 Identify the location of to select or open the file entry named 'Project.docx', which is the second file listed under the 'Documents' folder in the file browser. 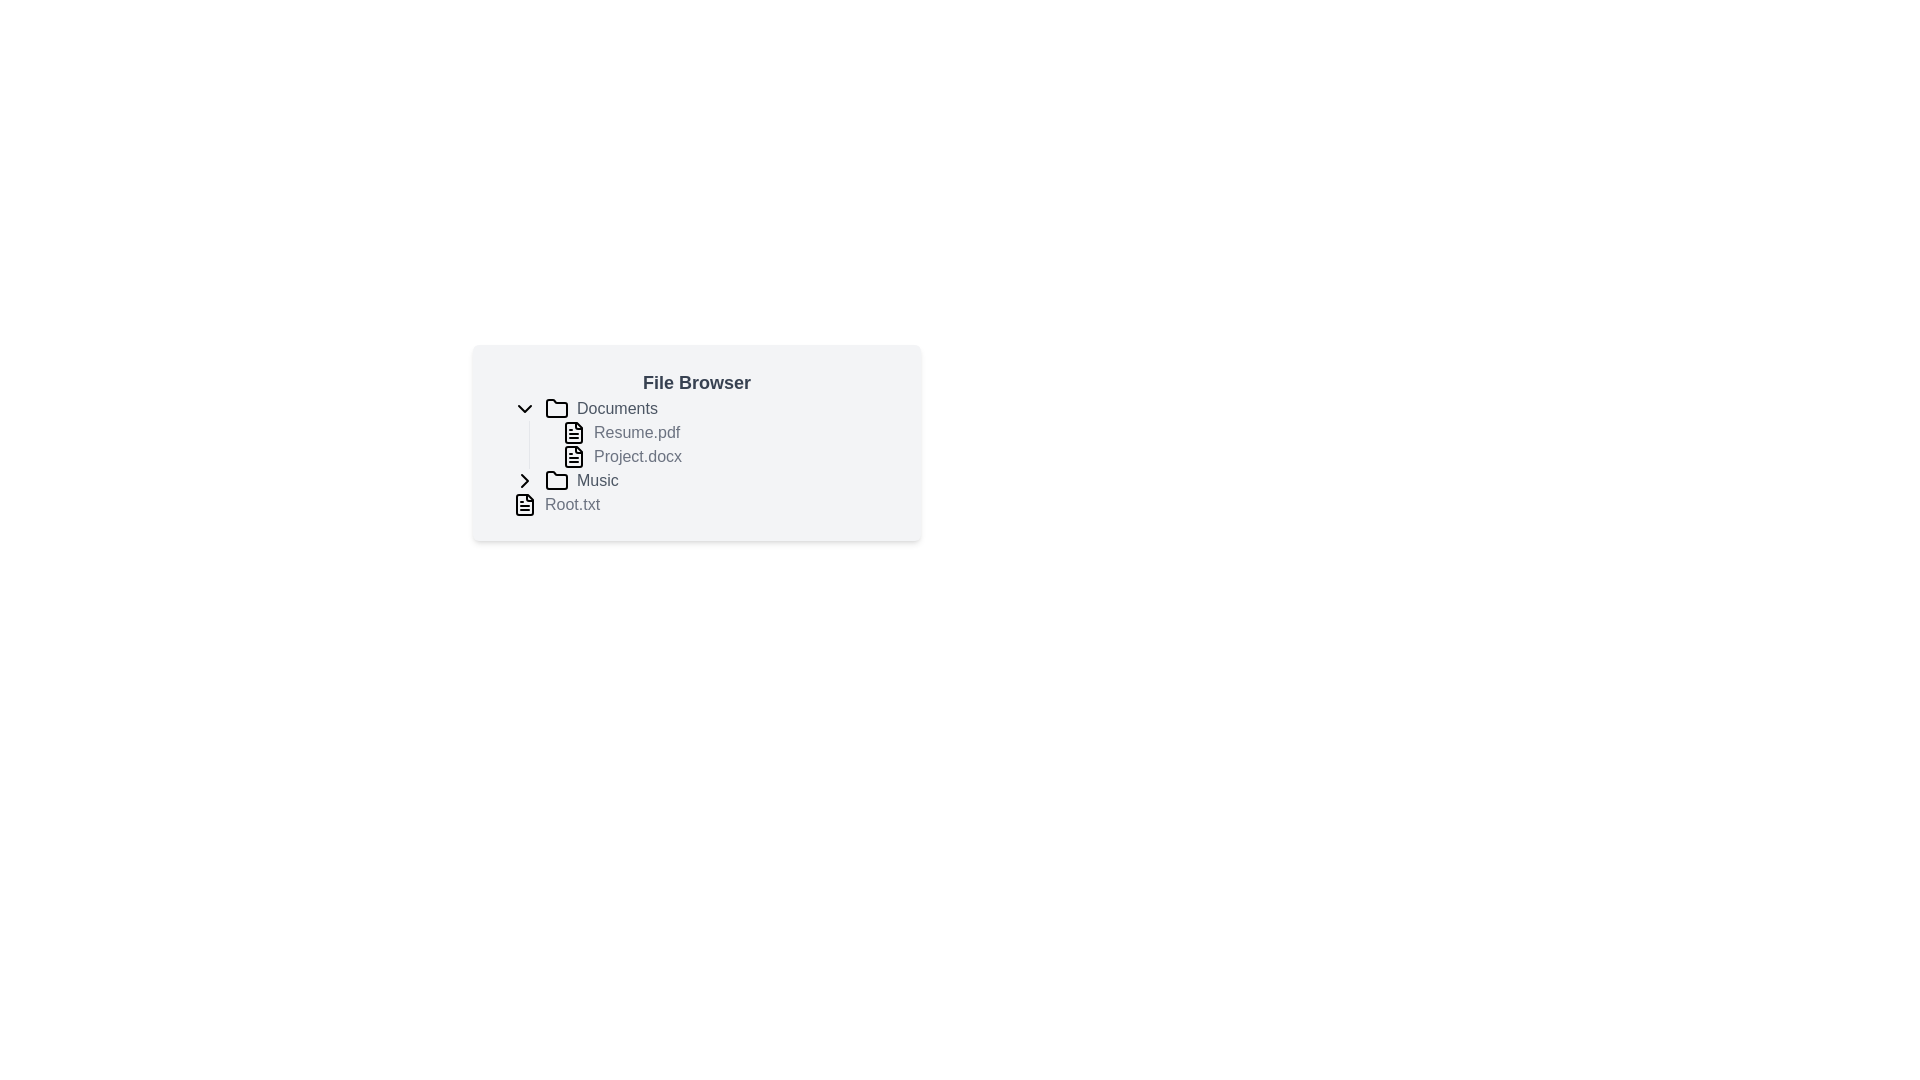
(621, 456).